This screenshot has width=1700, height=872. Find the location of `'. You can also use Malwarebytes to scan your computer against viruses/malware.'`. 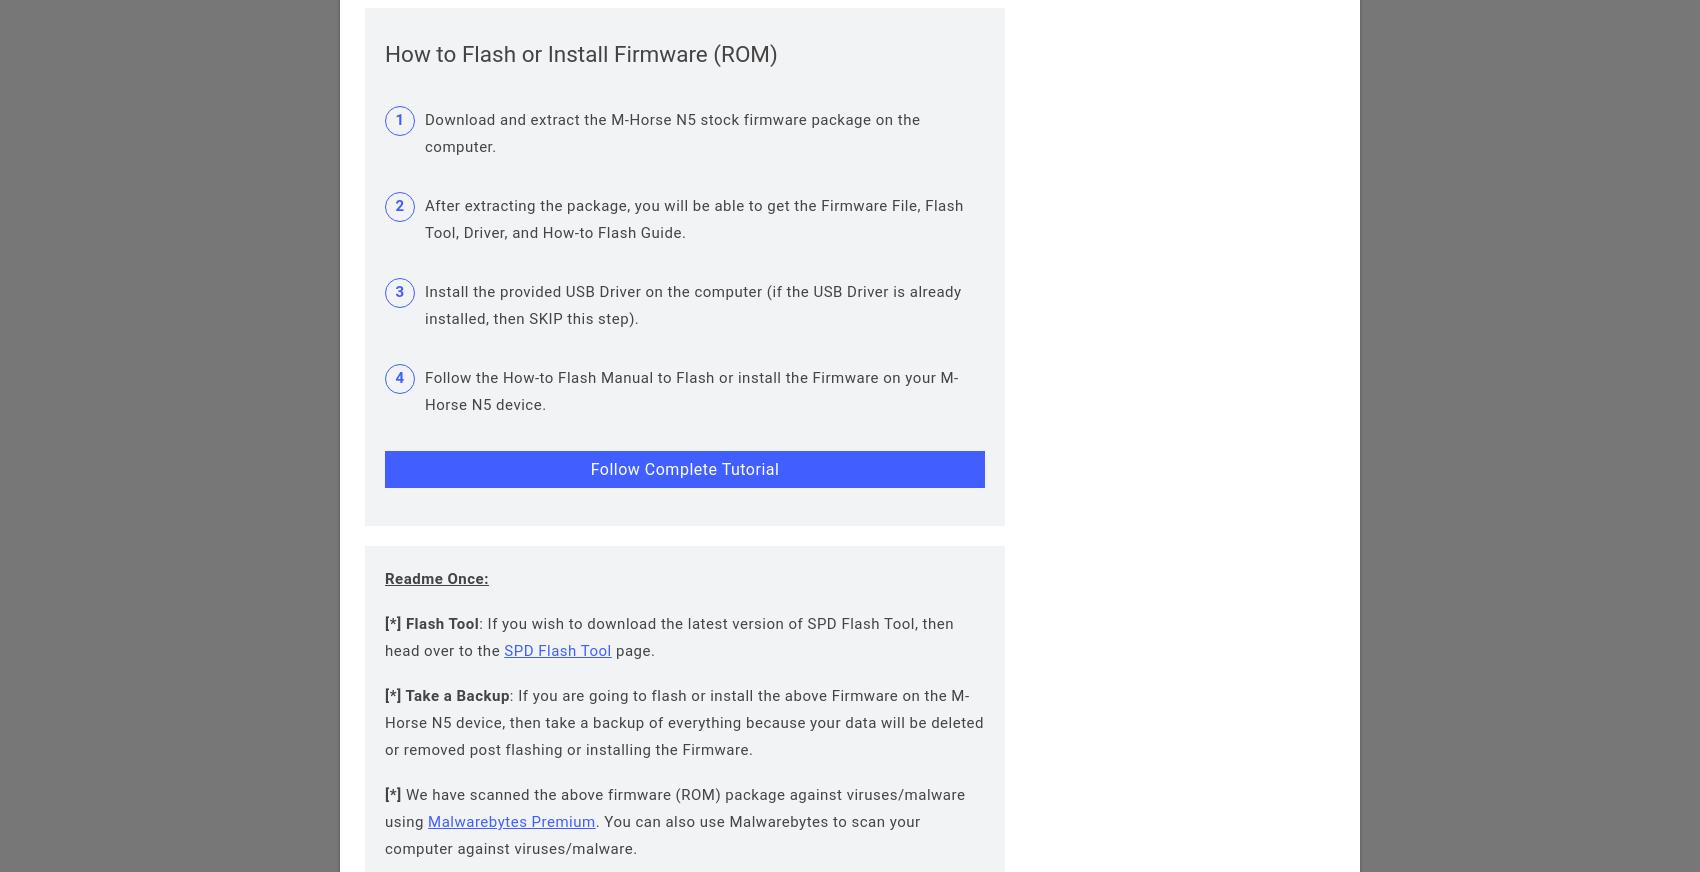

'. You can also use Malwarebytes to scan your computer against viruses/malware.' is located at coordinates (652, 835).